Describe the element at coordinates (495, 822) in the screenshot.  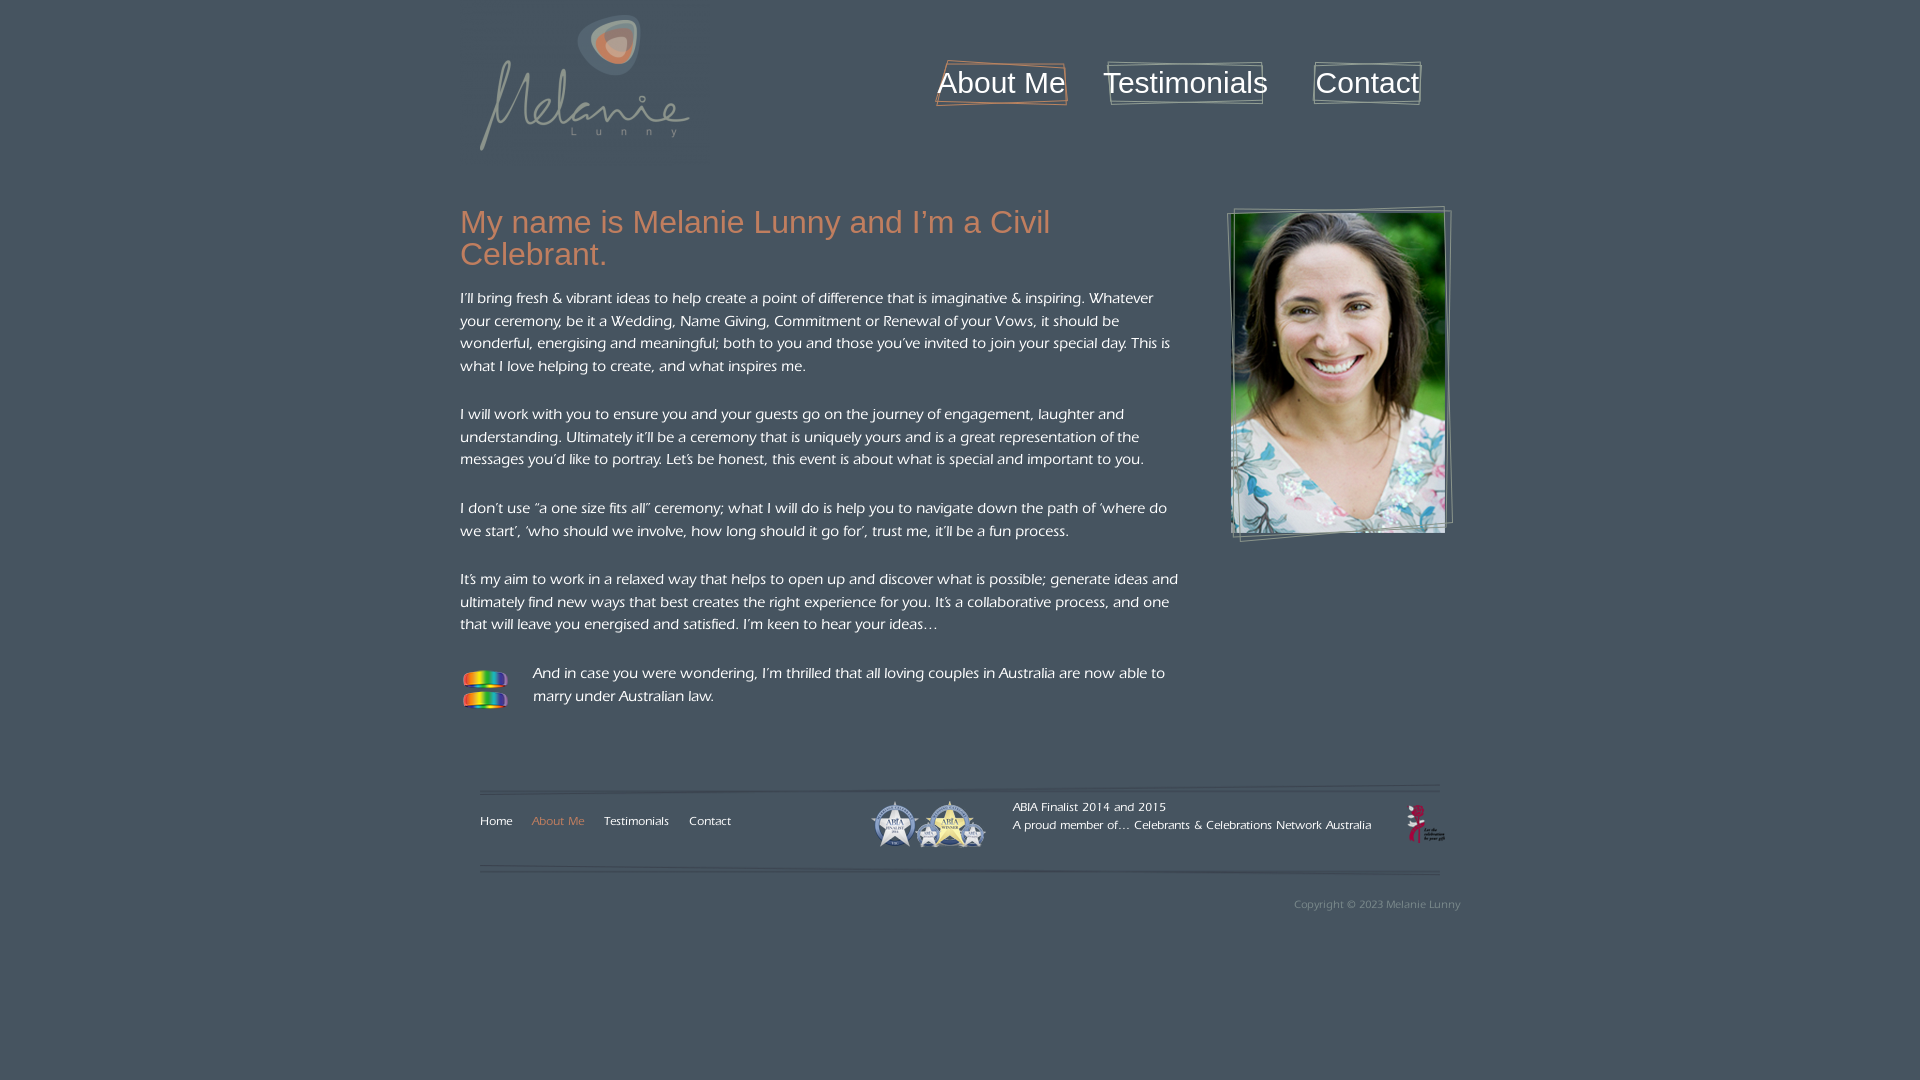
I see `'Home'` at that location.